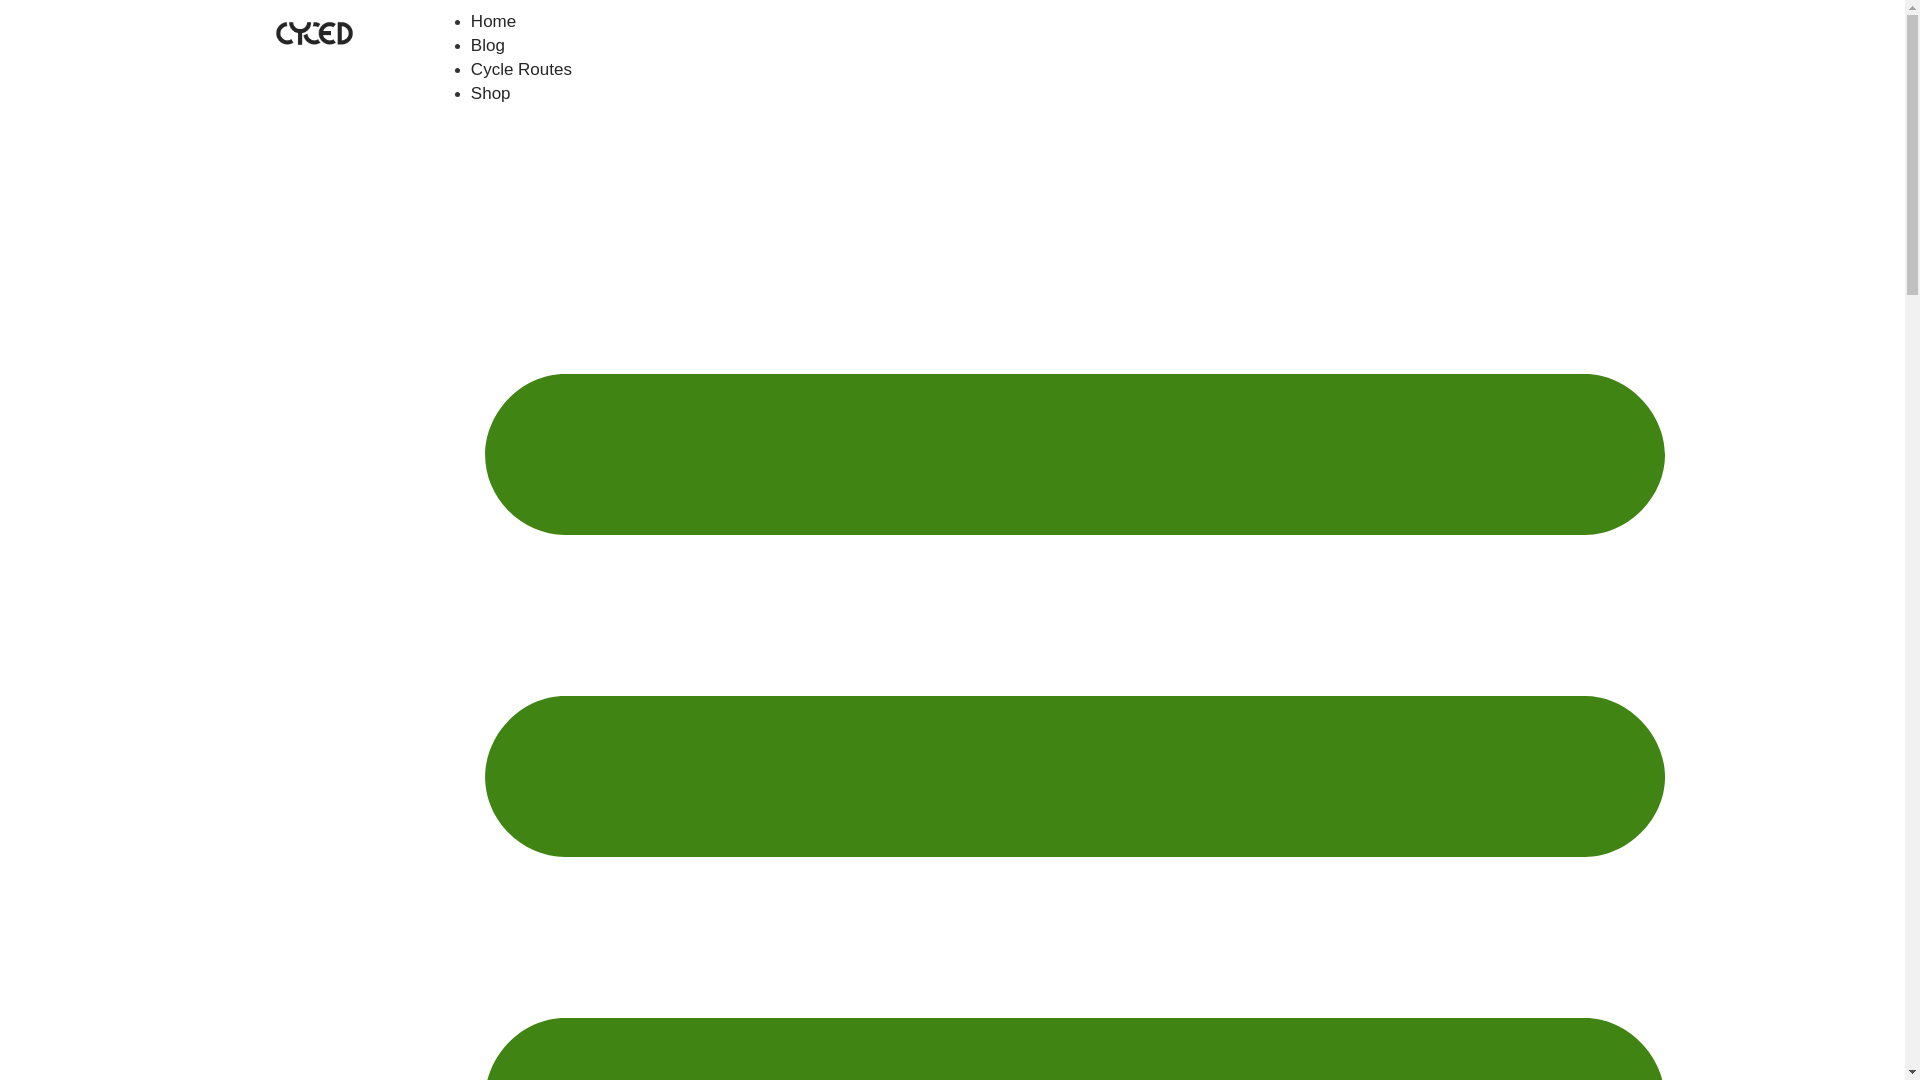  Describe the element at coordinates (488, 45) in the screenshot. I see `'Blog'` at that location.